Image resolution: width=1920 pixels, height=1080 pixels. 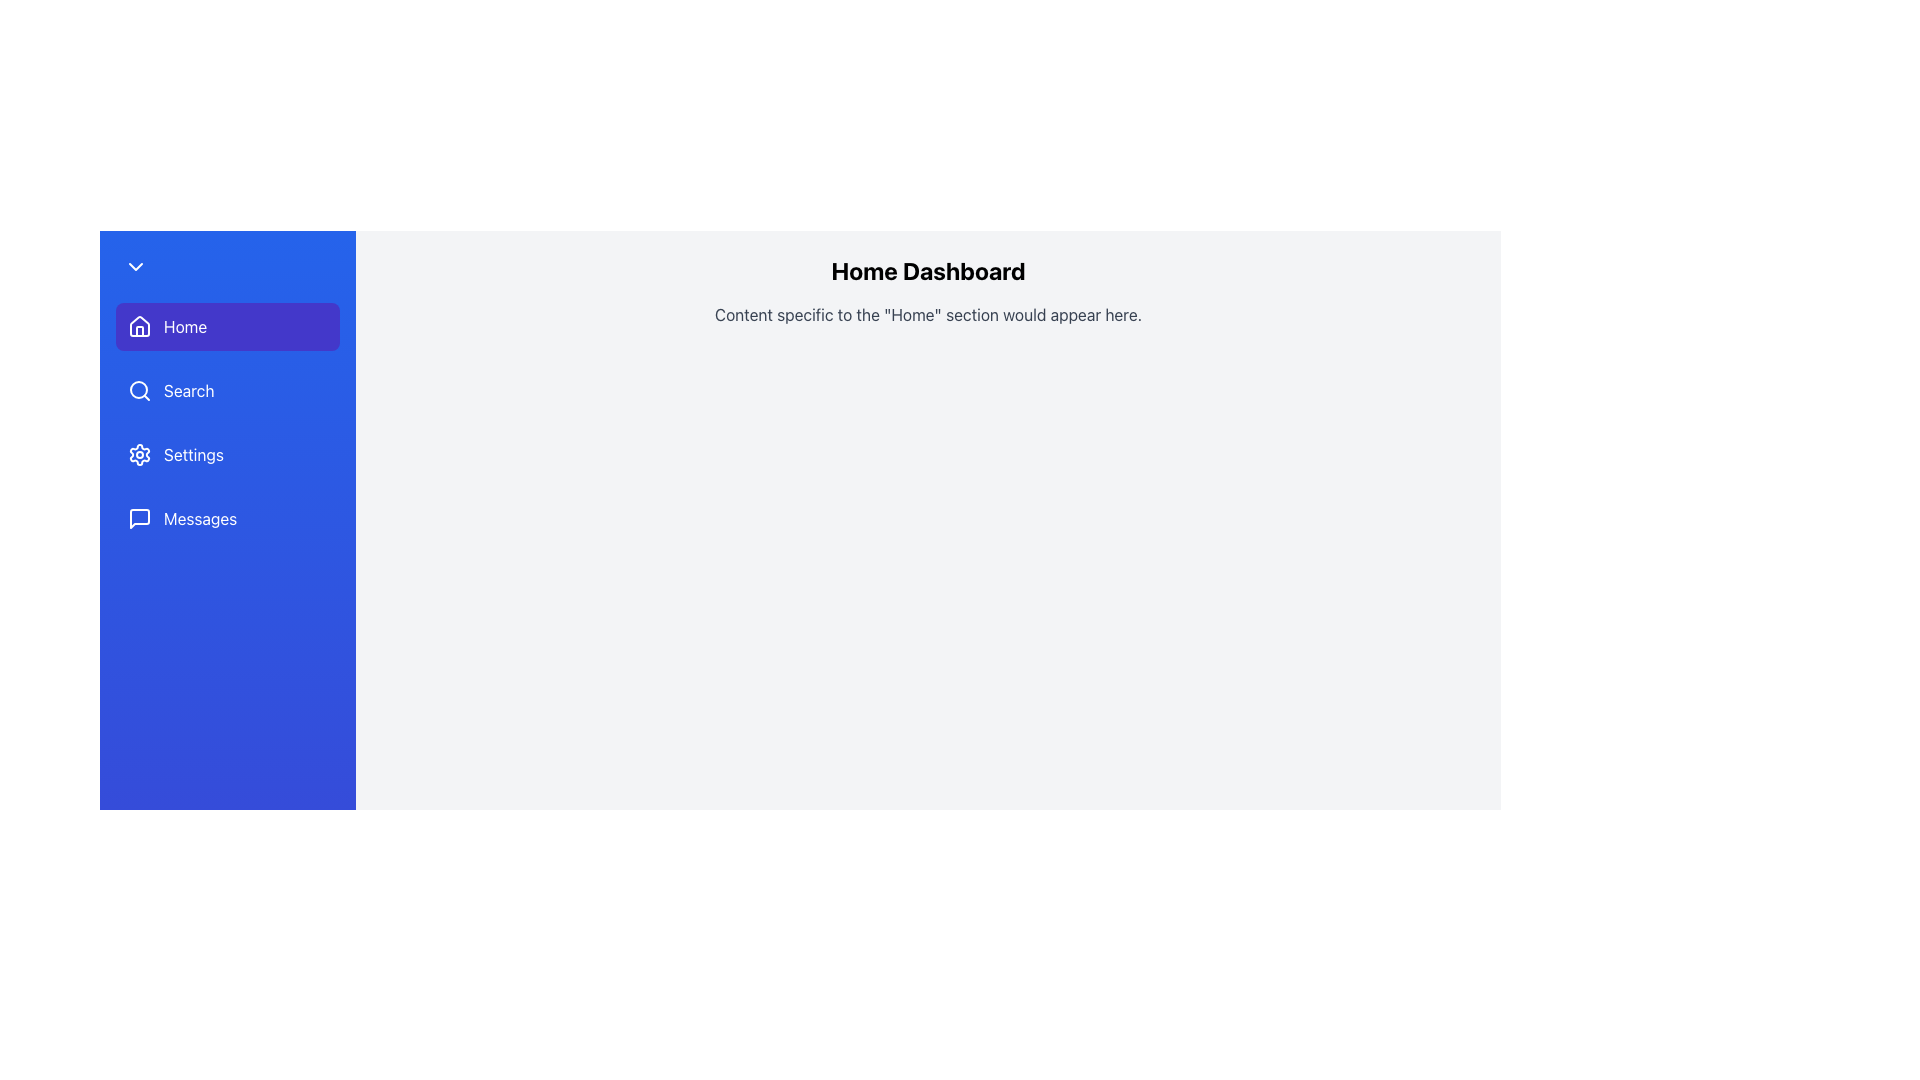 I want to click on the 'Settings' icon in the sidebar menu, which is located immediately to the left of the 'Settings' label text, so click(x=138, y=455).